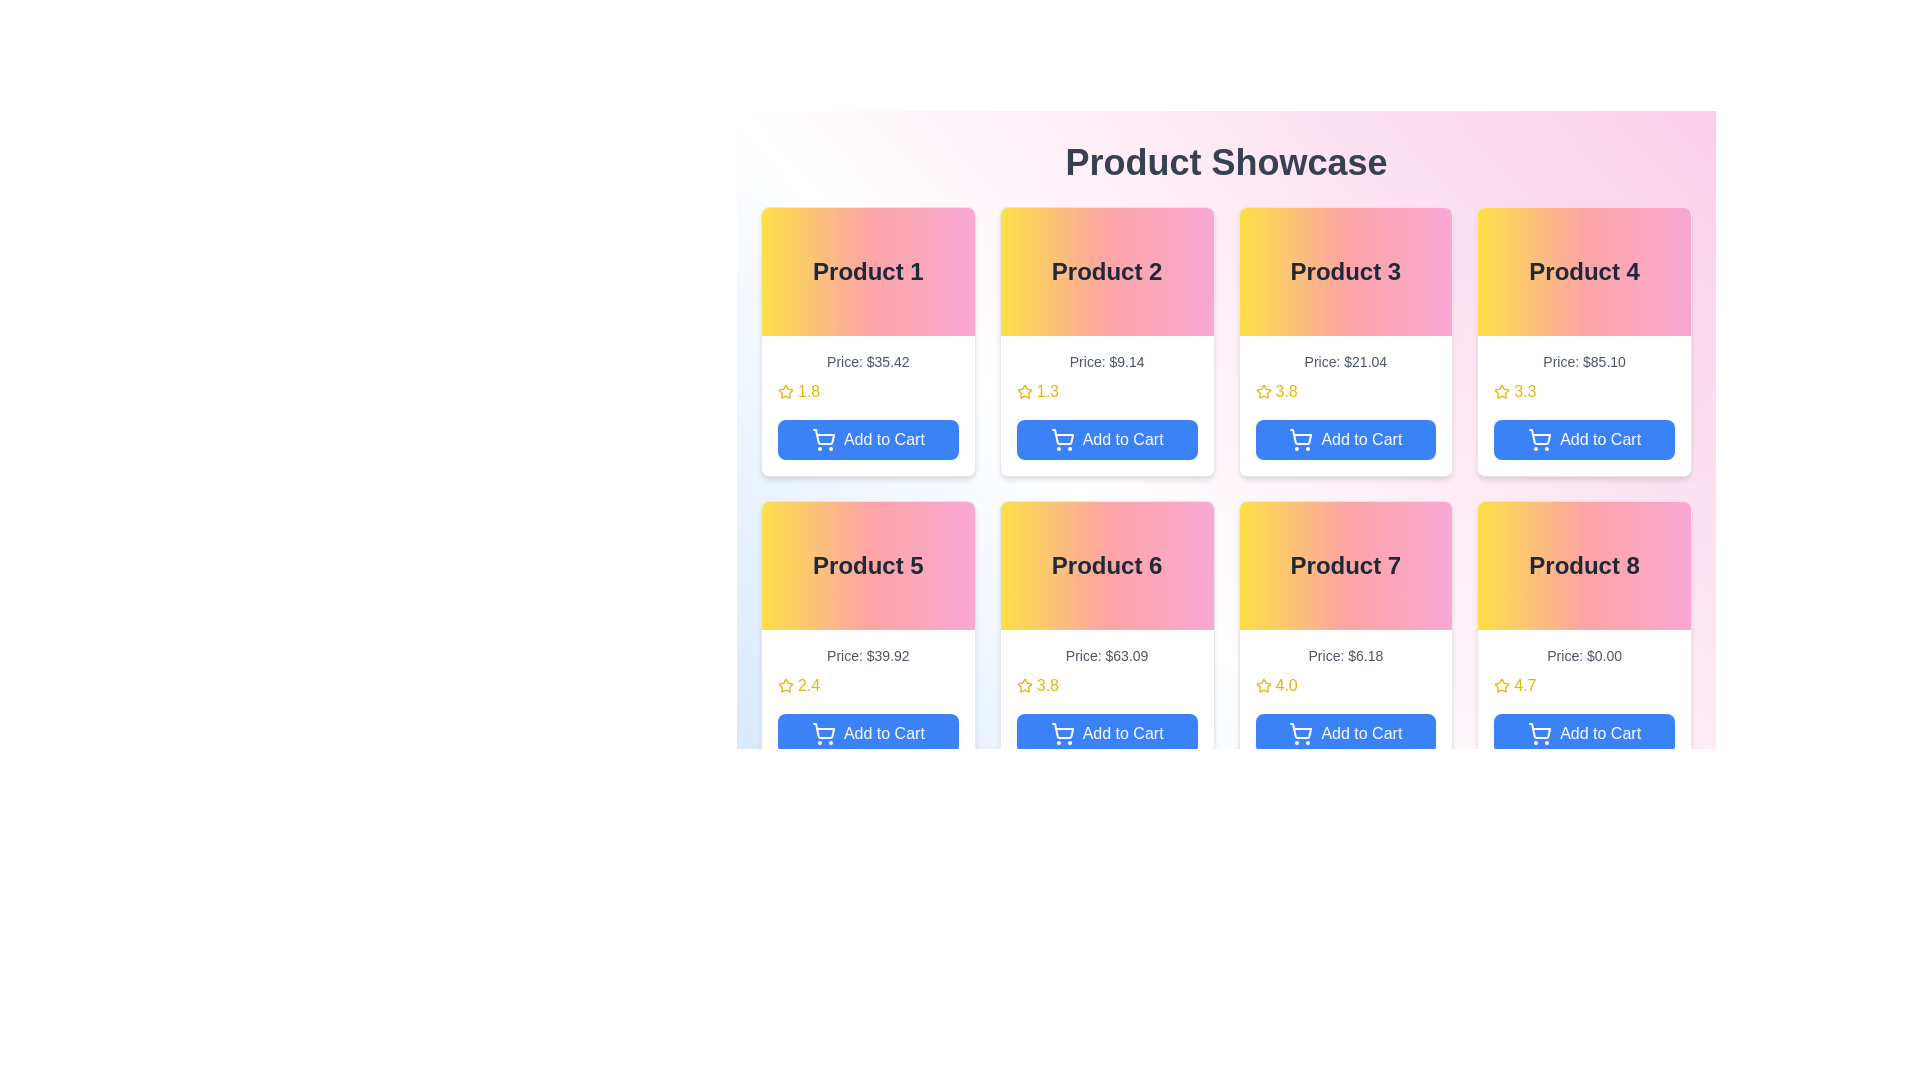  I want to click on the Text Label that serves as the title for a product card, located in the third cell of the grid layout in the first row, so click(1345, 272).